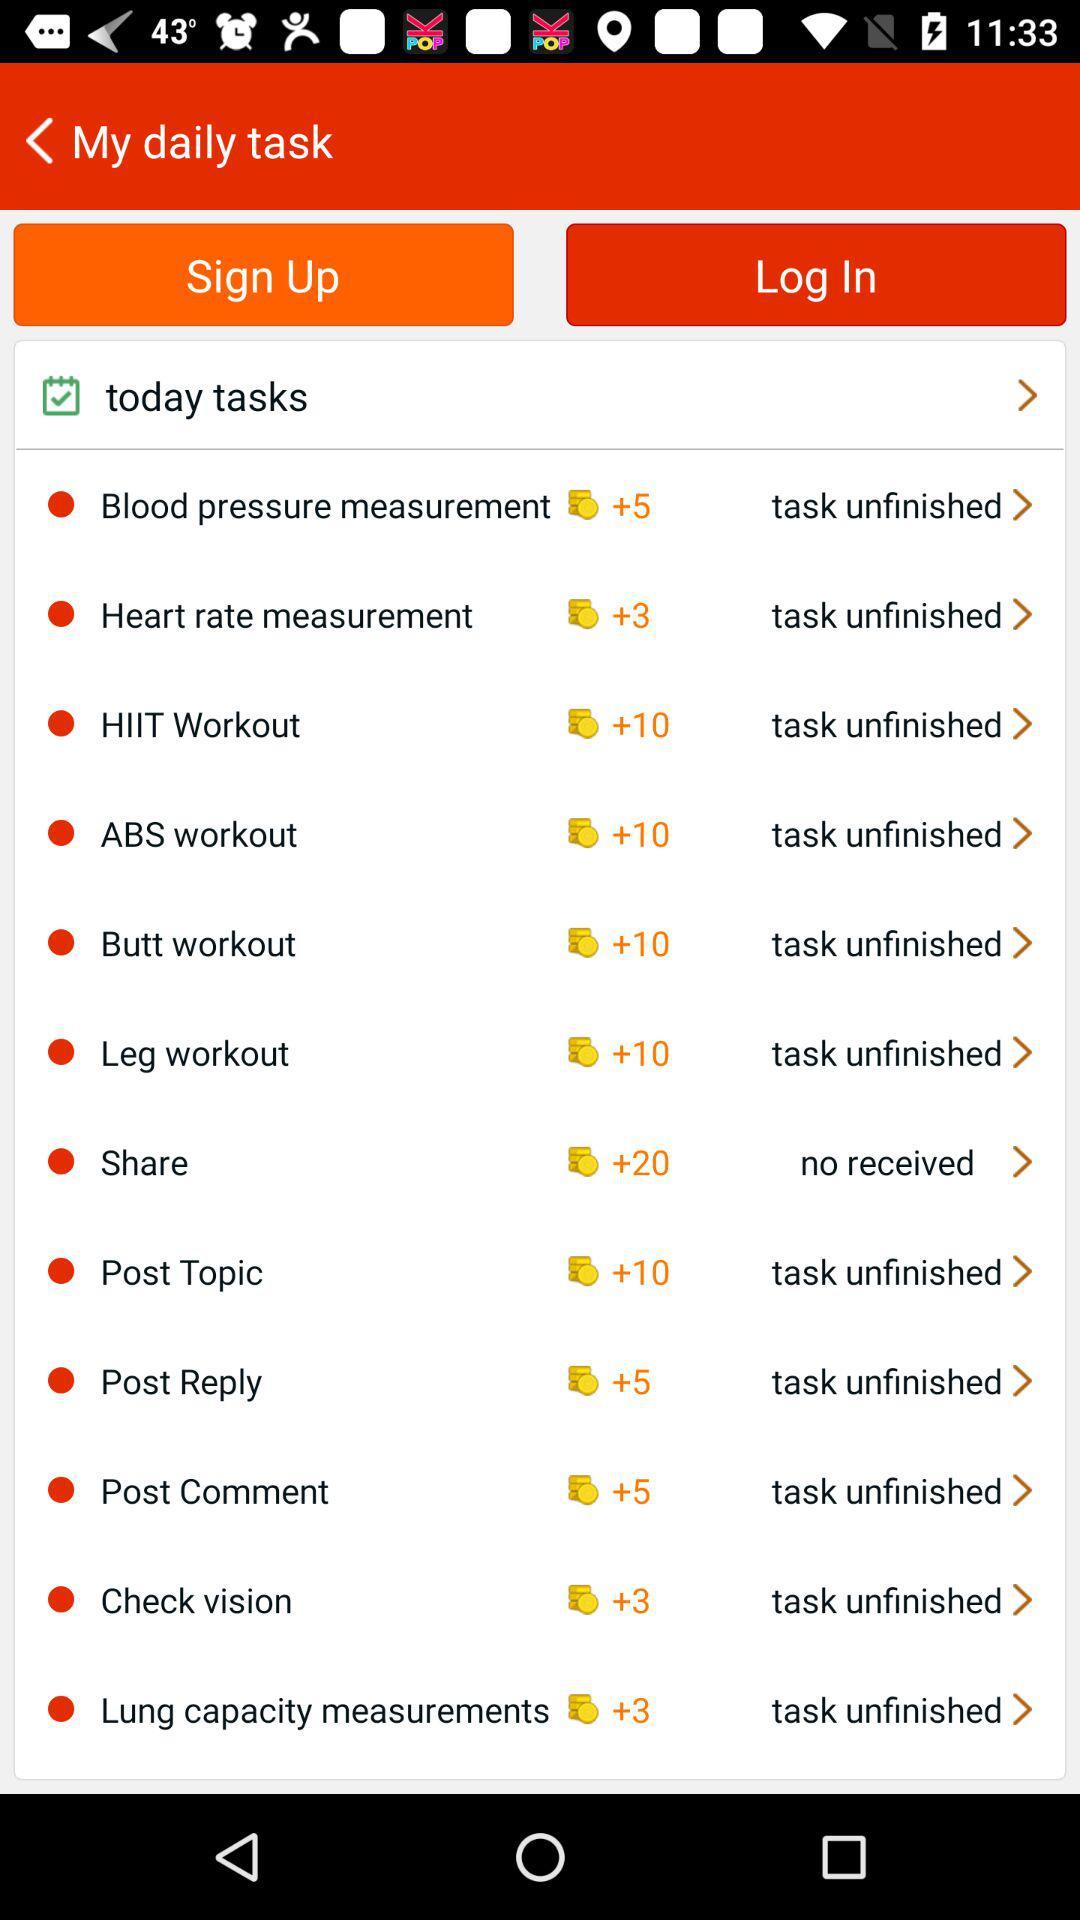  Describe the element at coordinates (60, 722) in the screenshot. I see `the item to the left of hiit workout icon` at that location.